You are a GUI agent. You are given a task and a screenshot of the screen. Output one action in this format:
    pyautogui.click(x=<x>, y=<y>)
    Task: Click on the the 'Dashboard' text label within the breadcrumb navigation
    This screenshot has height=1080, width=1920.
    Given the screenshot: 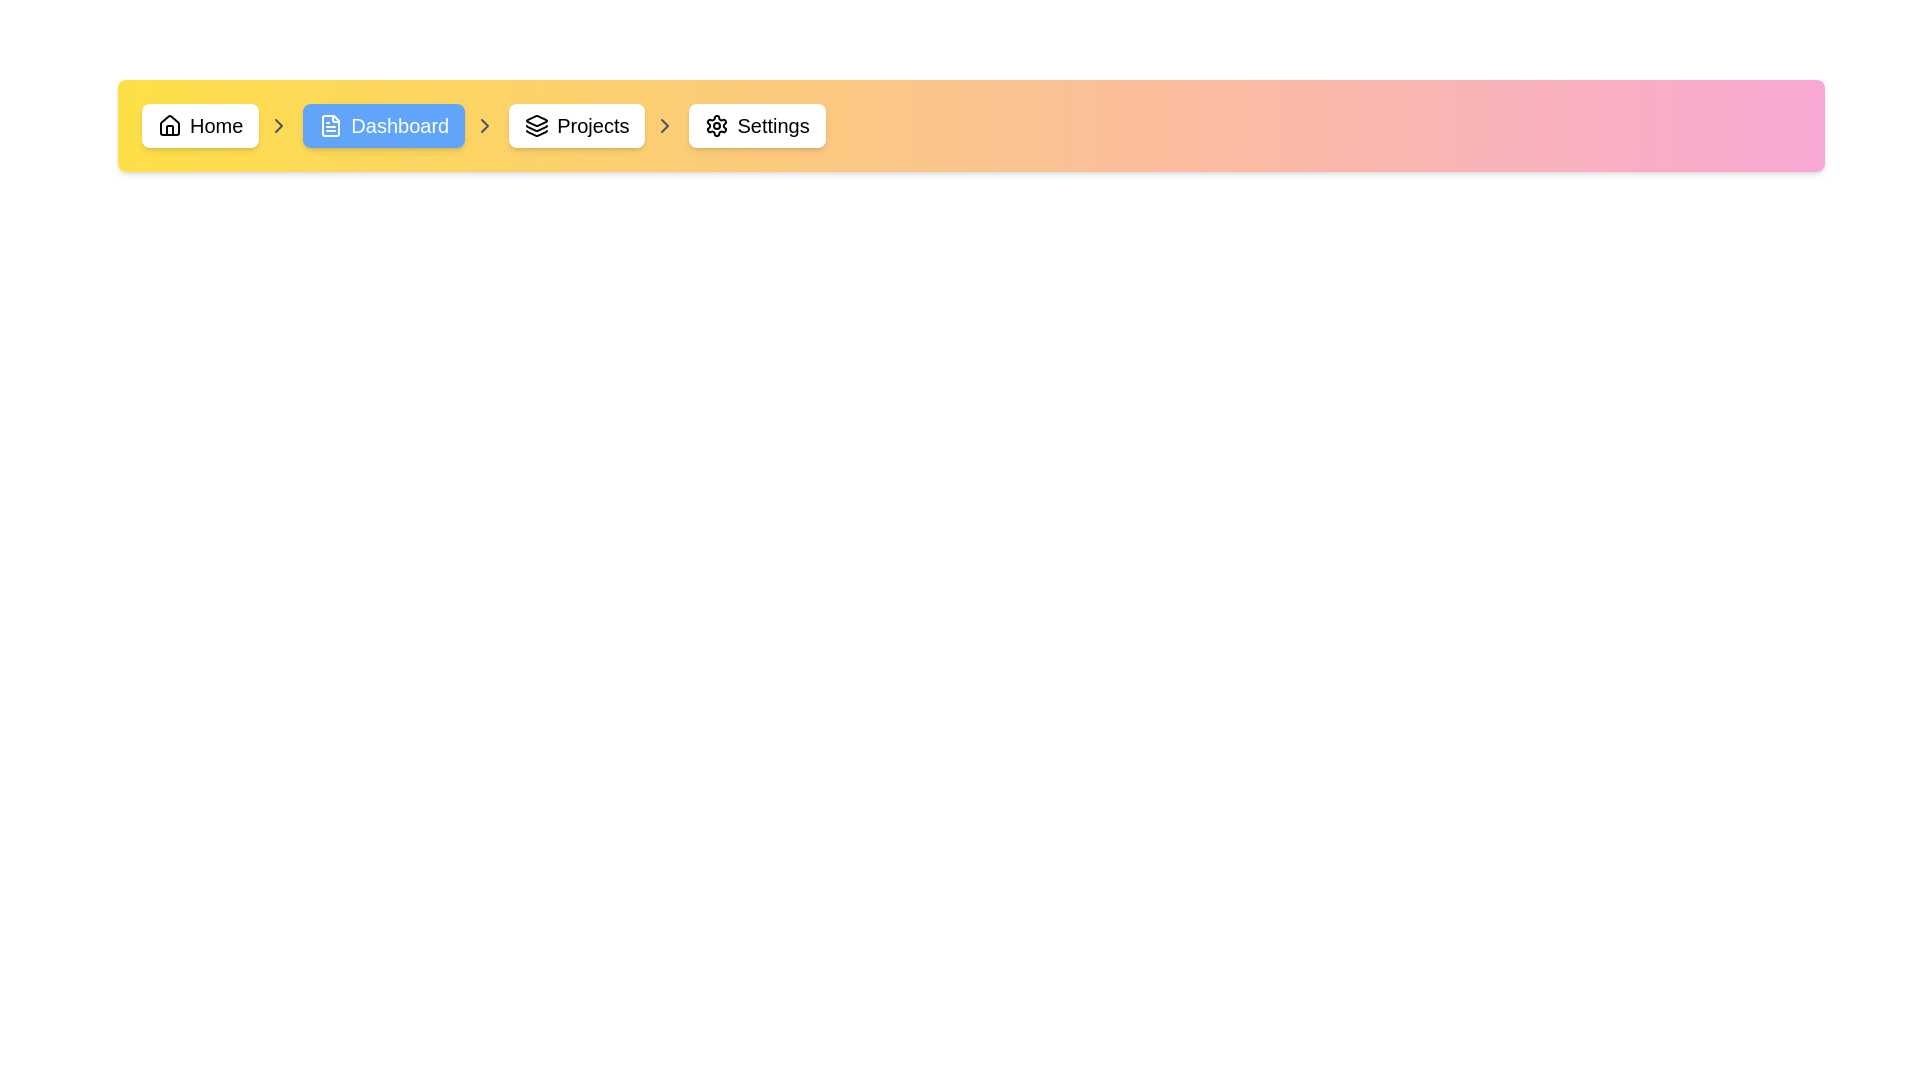 What is the action you would take?
    pyautogui.click(x=400, y=126)
    